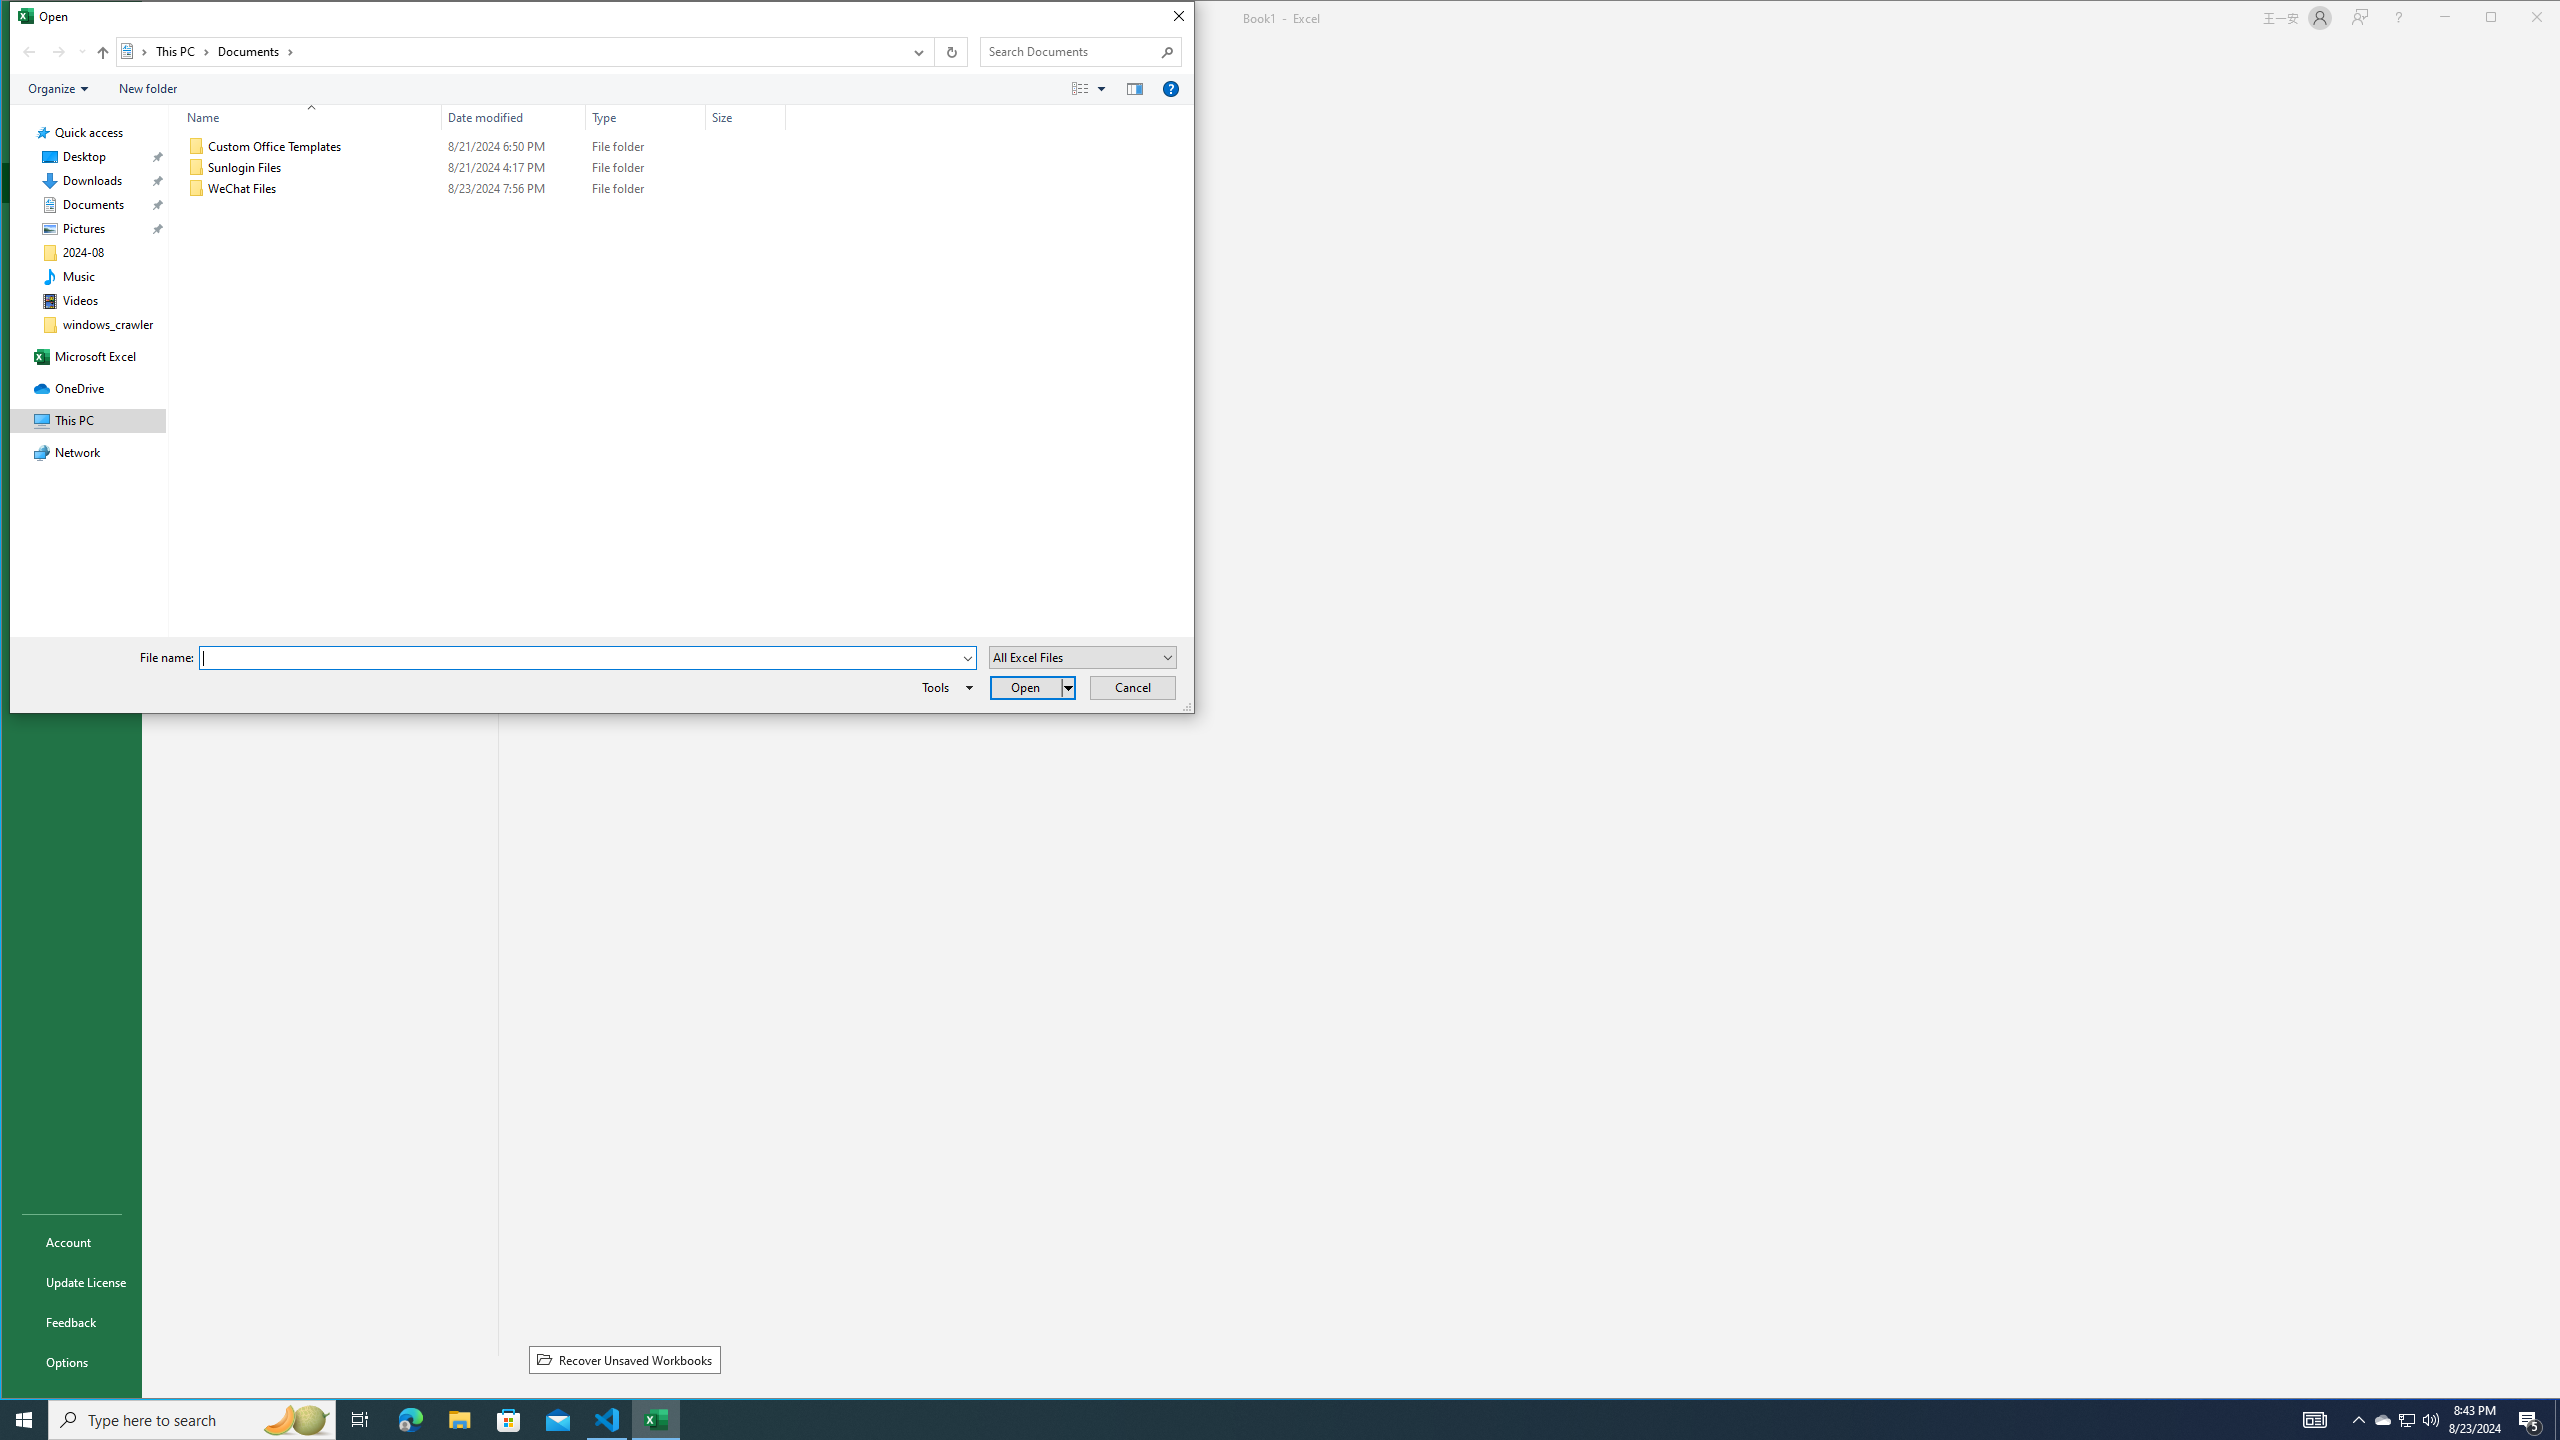 The width and height of the screenshot is (2560, 1440). What do you see at coordinates (513, 116) in the screenshot?
I see `'Date modified'` at bounding box center [513, 116].